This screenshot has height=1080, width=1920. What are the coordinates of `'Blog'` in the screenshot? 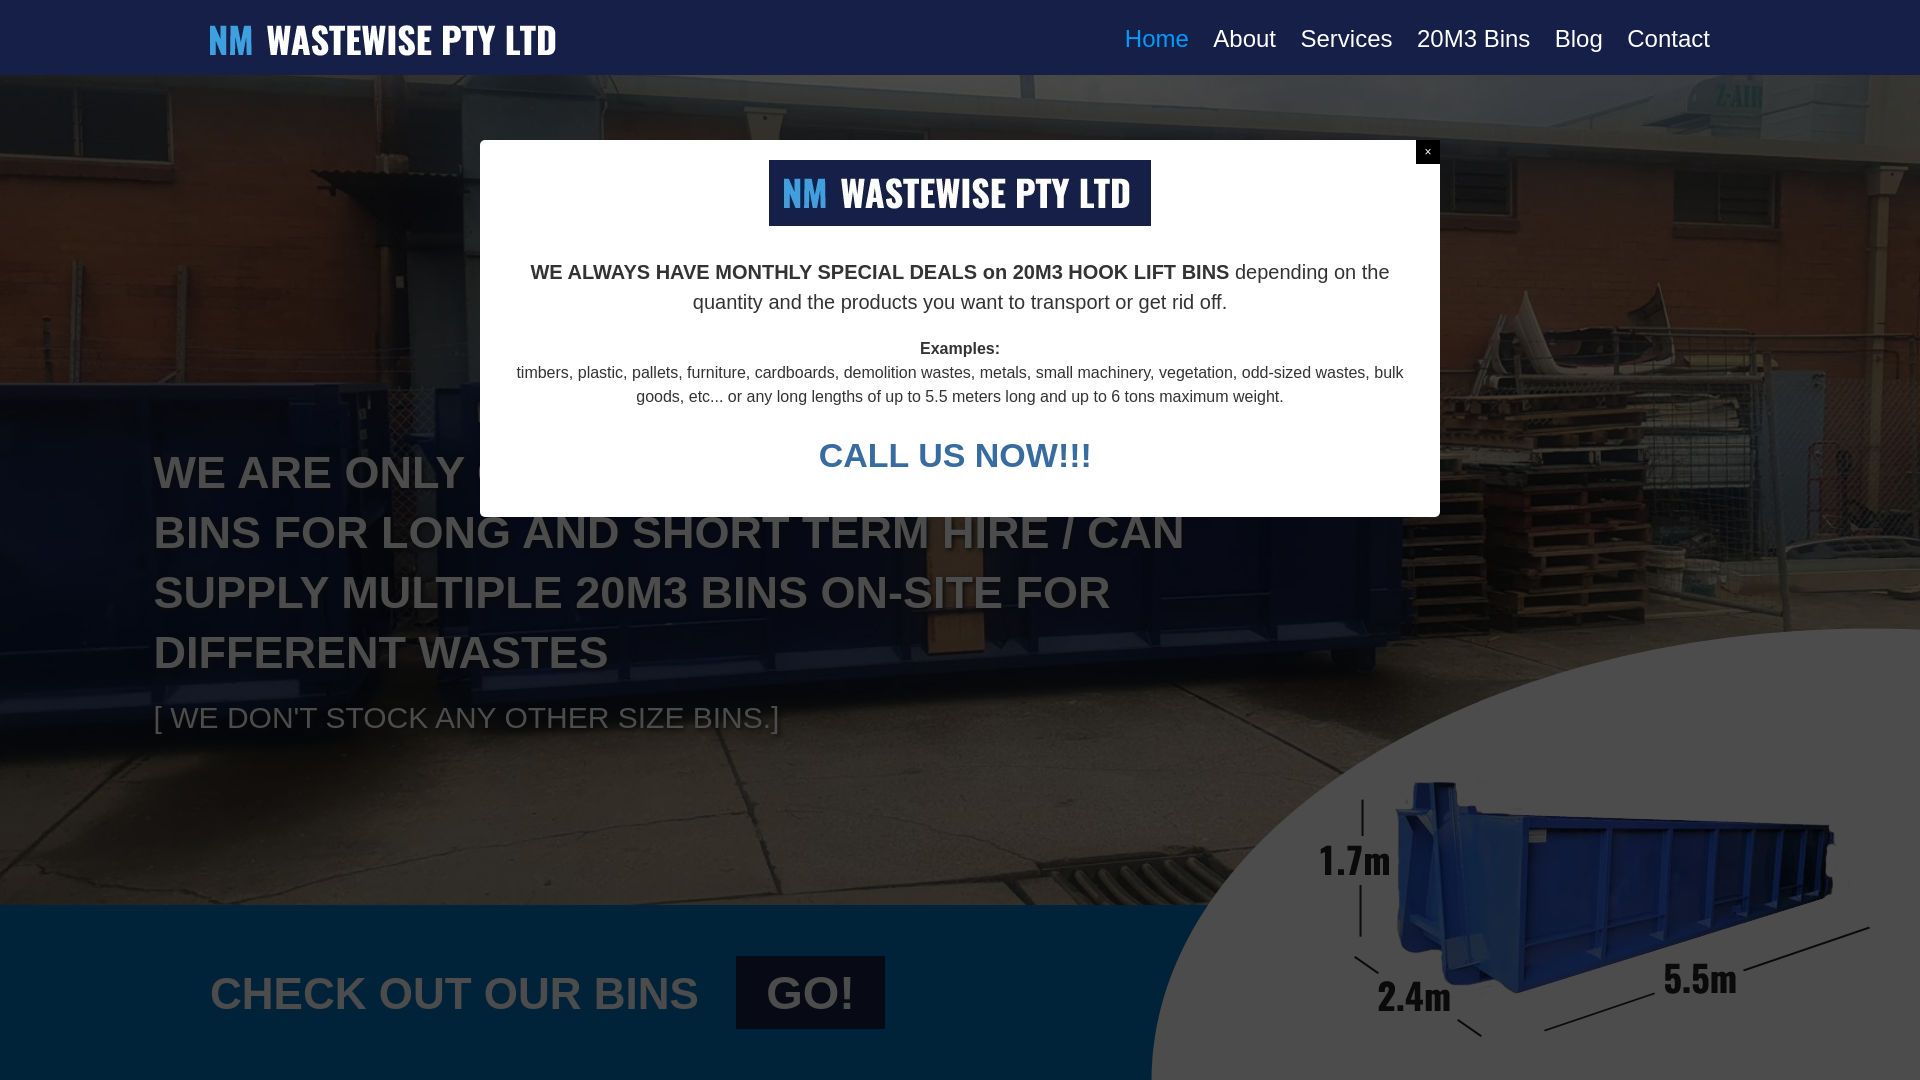 It's located at (1578, 38).